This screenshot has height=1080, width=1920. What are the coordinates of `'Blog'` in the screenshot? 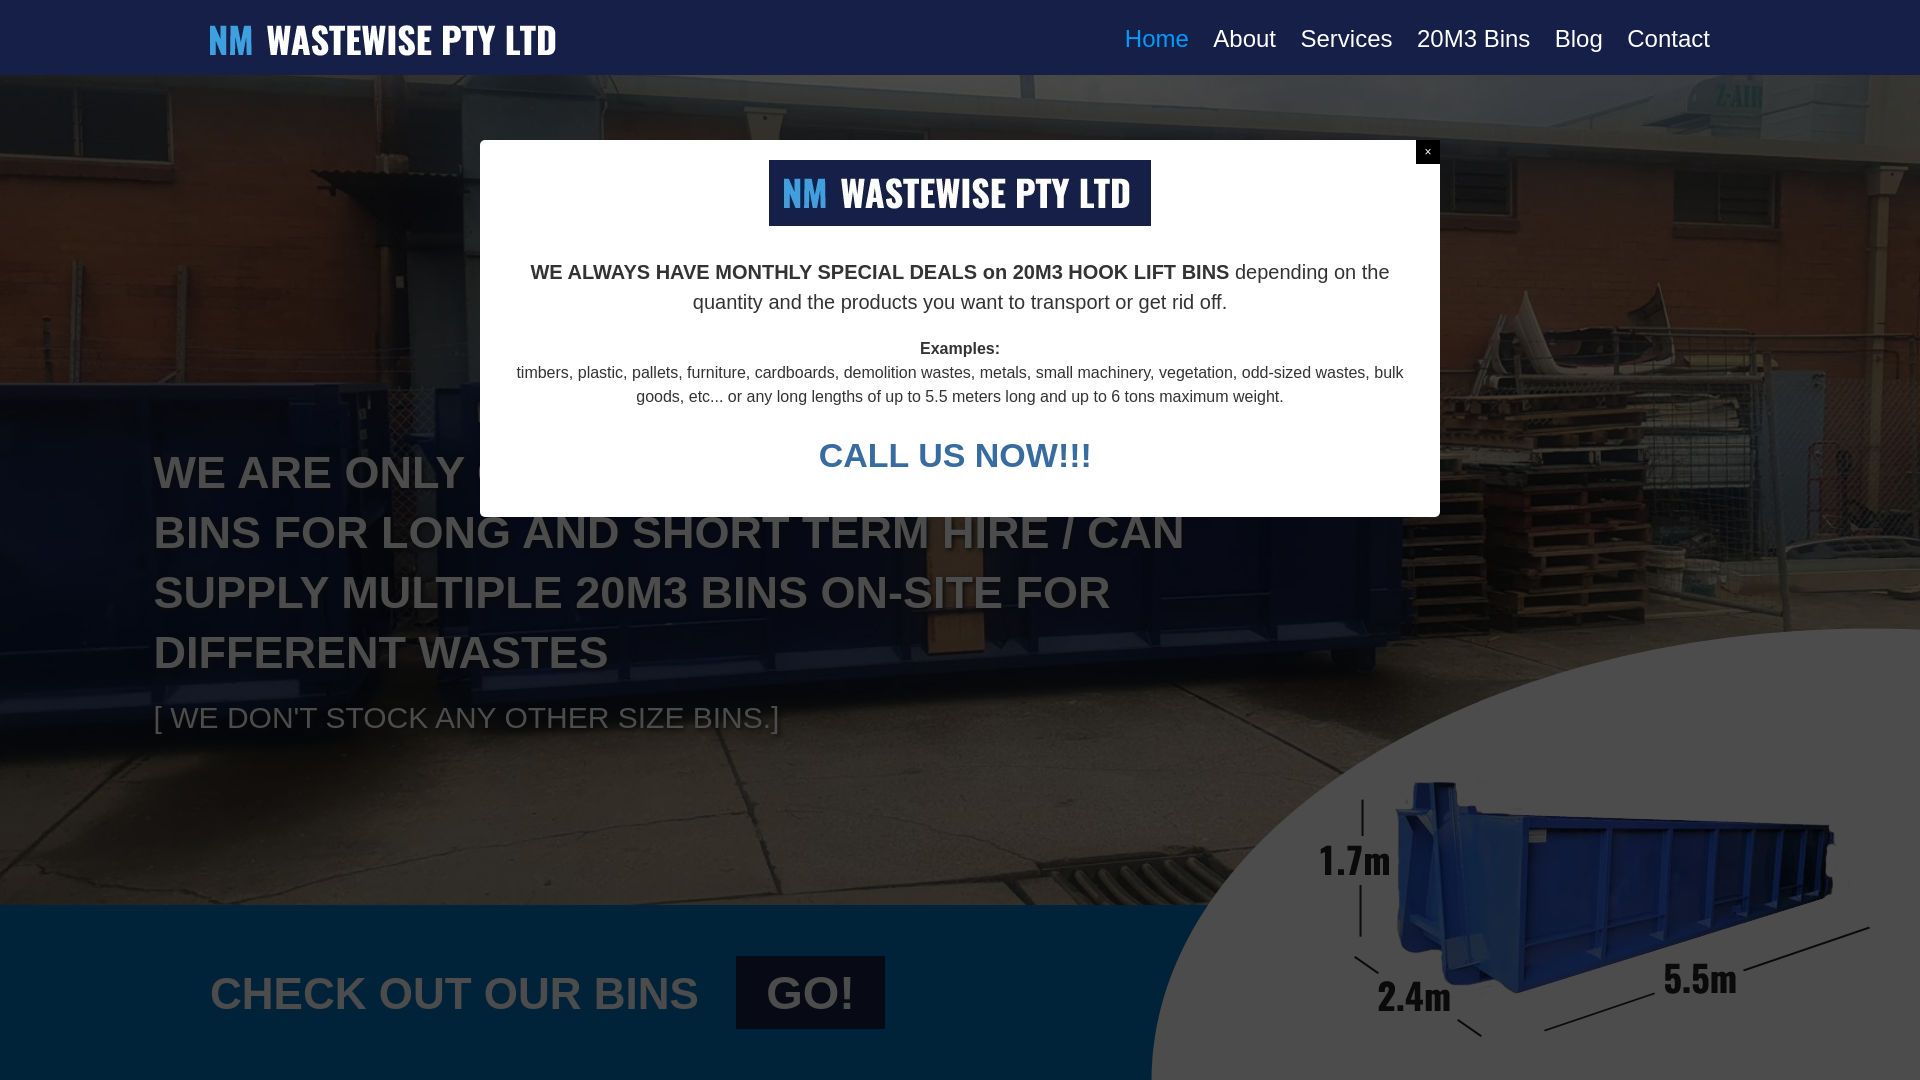 It's located at (1578, 38).